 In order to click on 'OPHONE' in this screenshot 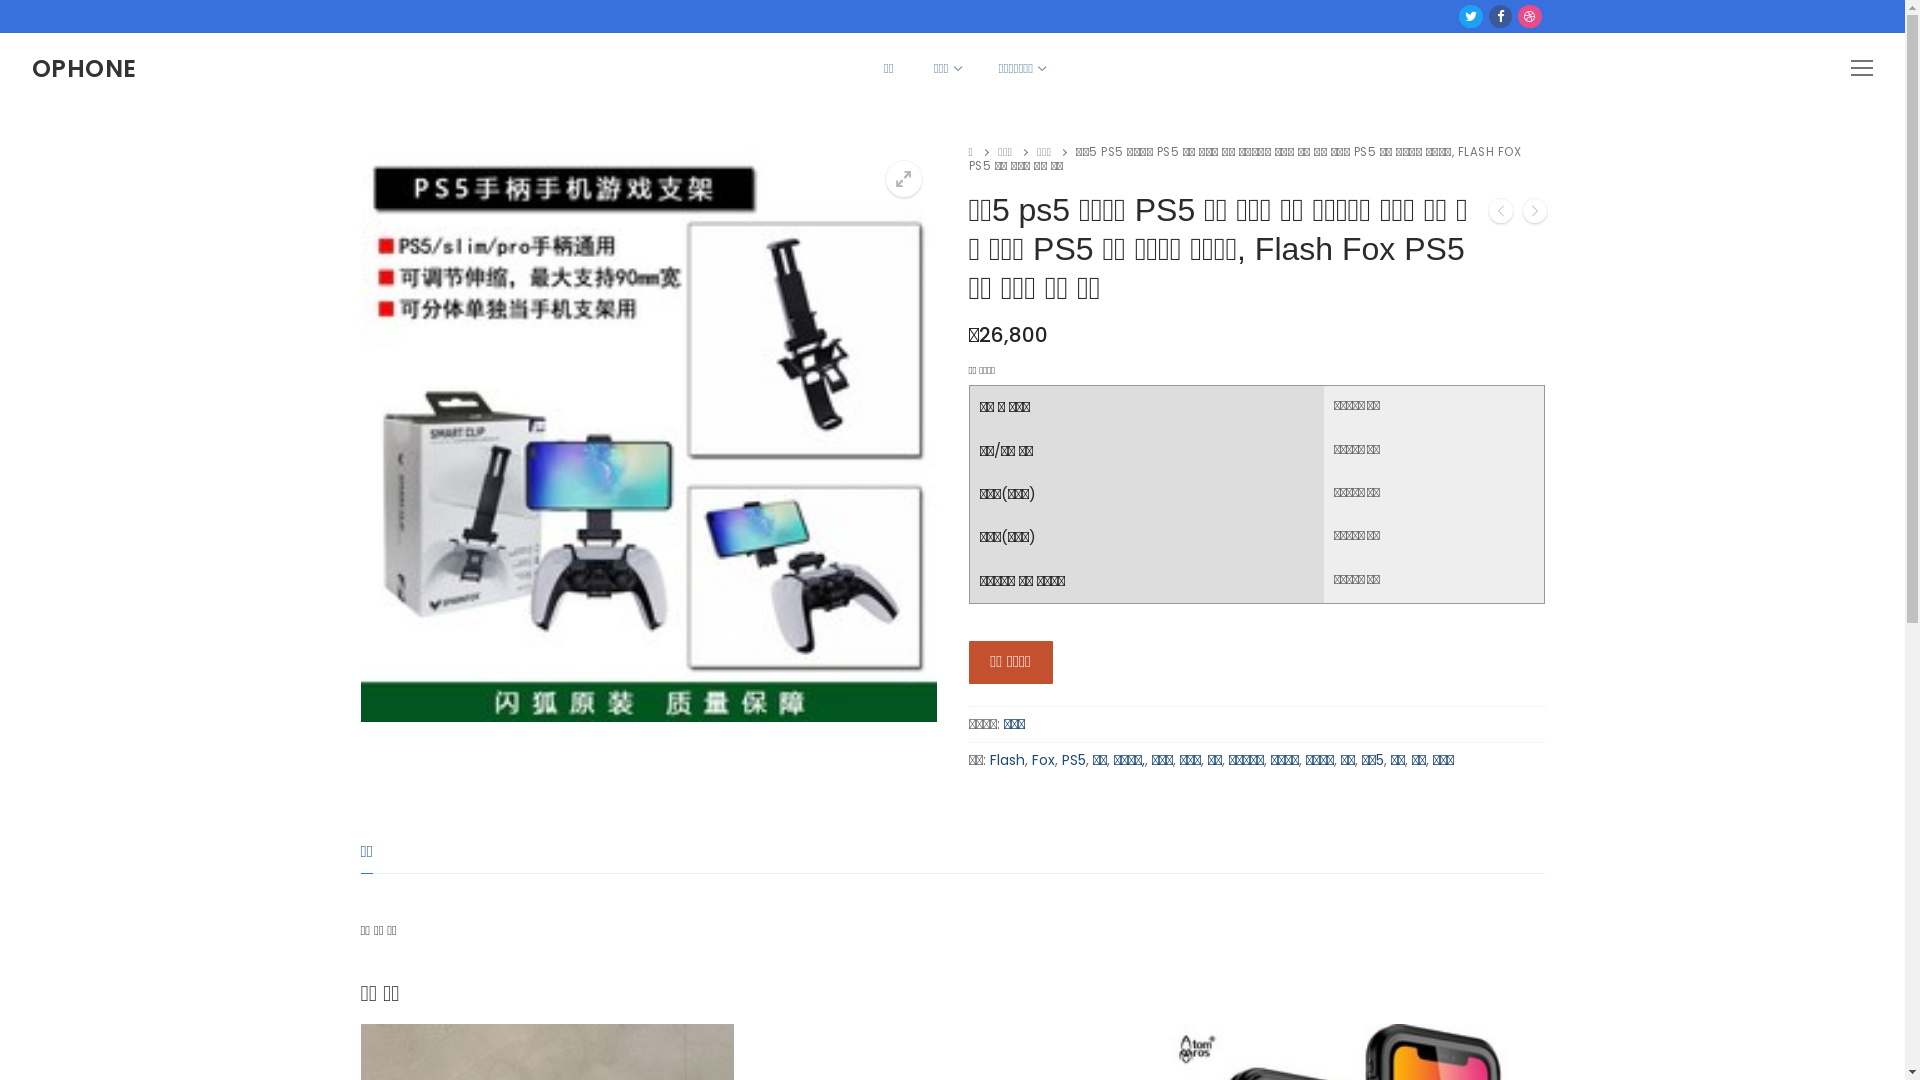, I will do `click(82, 67)`.